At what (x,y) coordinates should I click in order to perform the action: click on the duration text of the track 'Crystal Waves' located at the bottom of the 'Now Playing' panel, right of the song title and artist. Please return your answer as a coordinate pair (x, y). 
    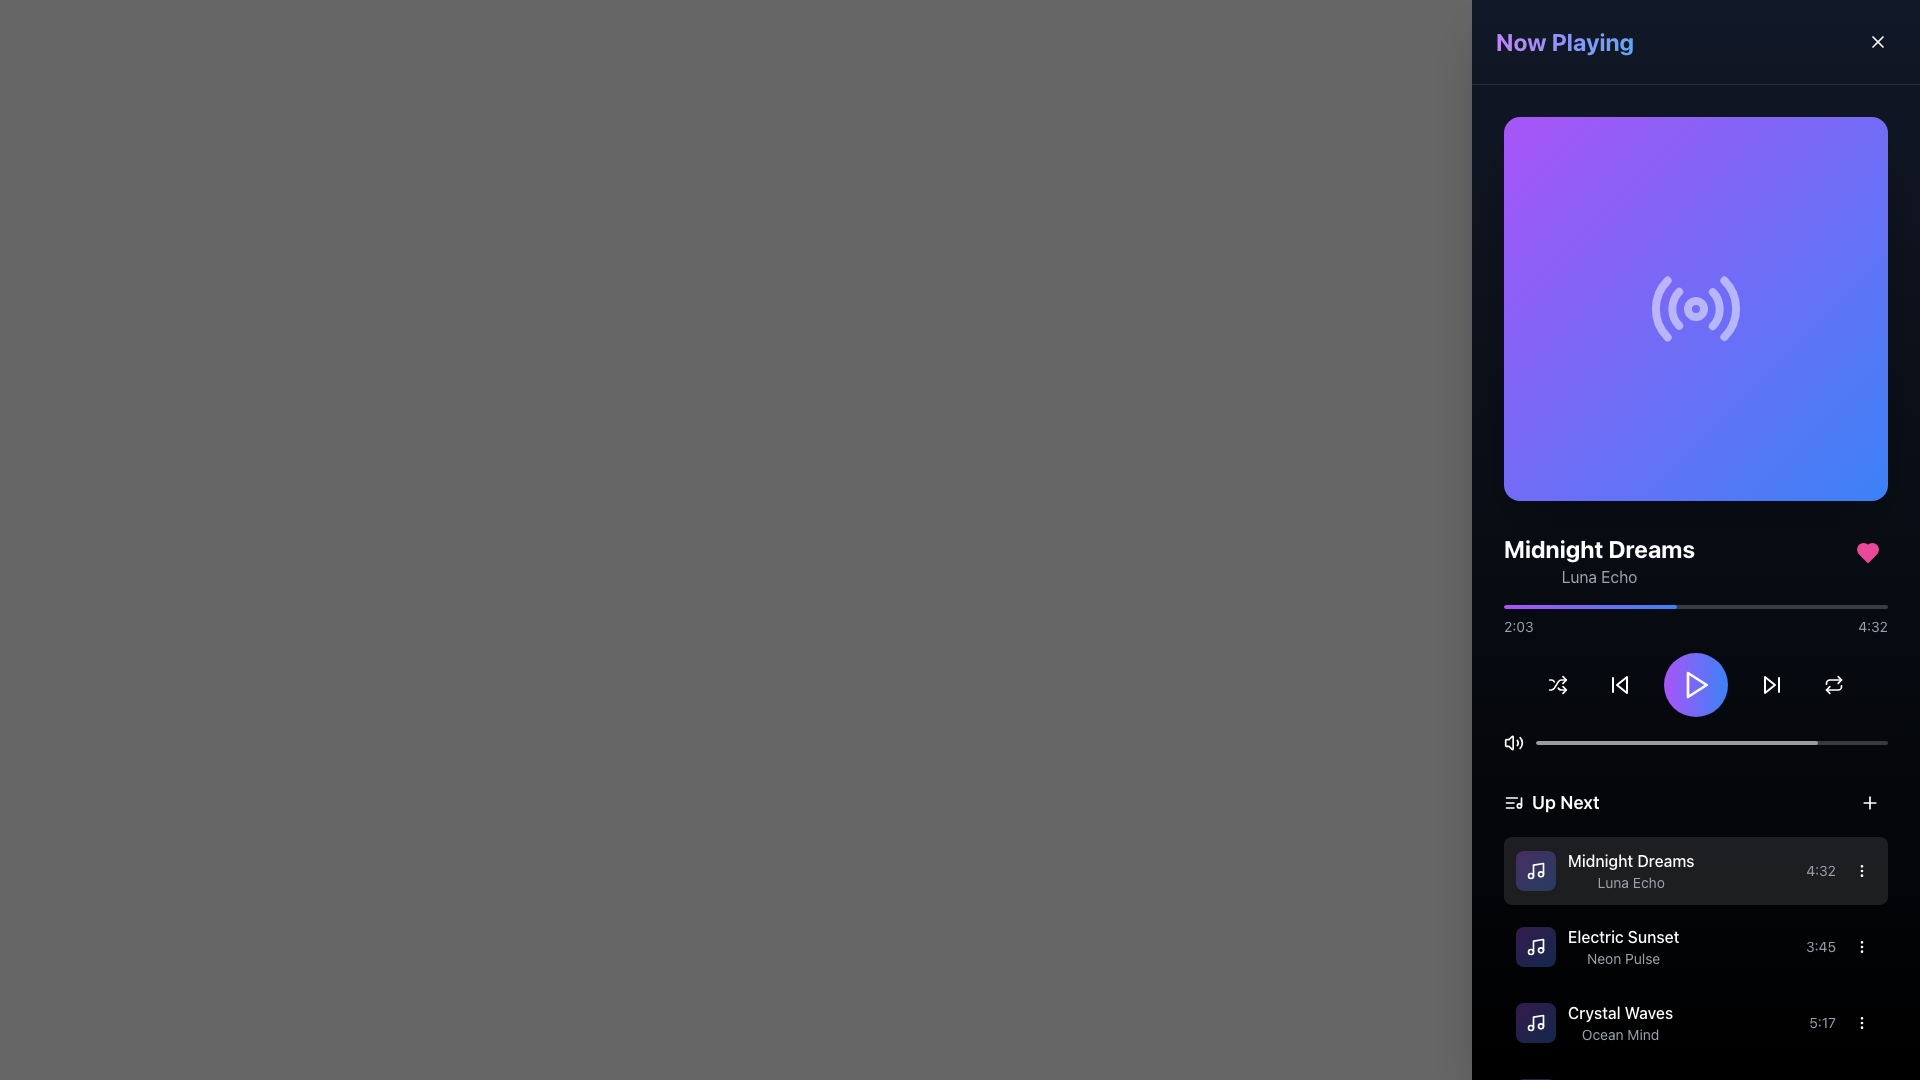
    Looking at the image, I should click on (1841, 1022).